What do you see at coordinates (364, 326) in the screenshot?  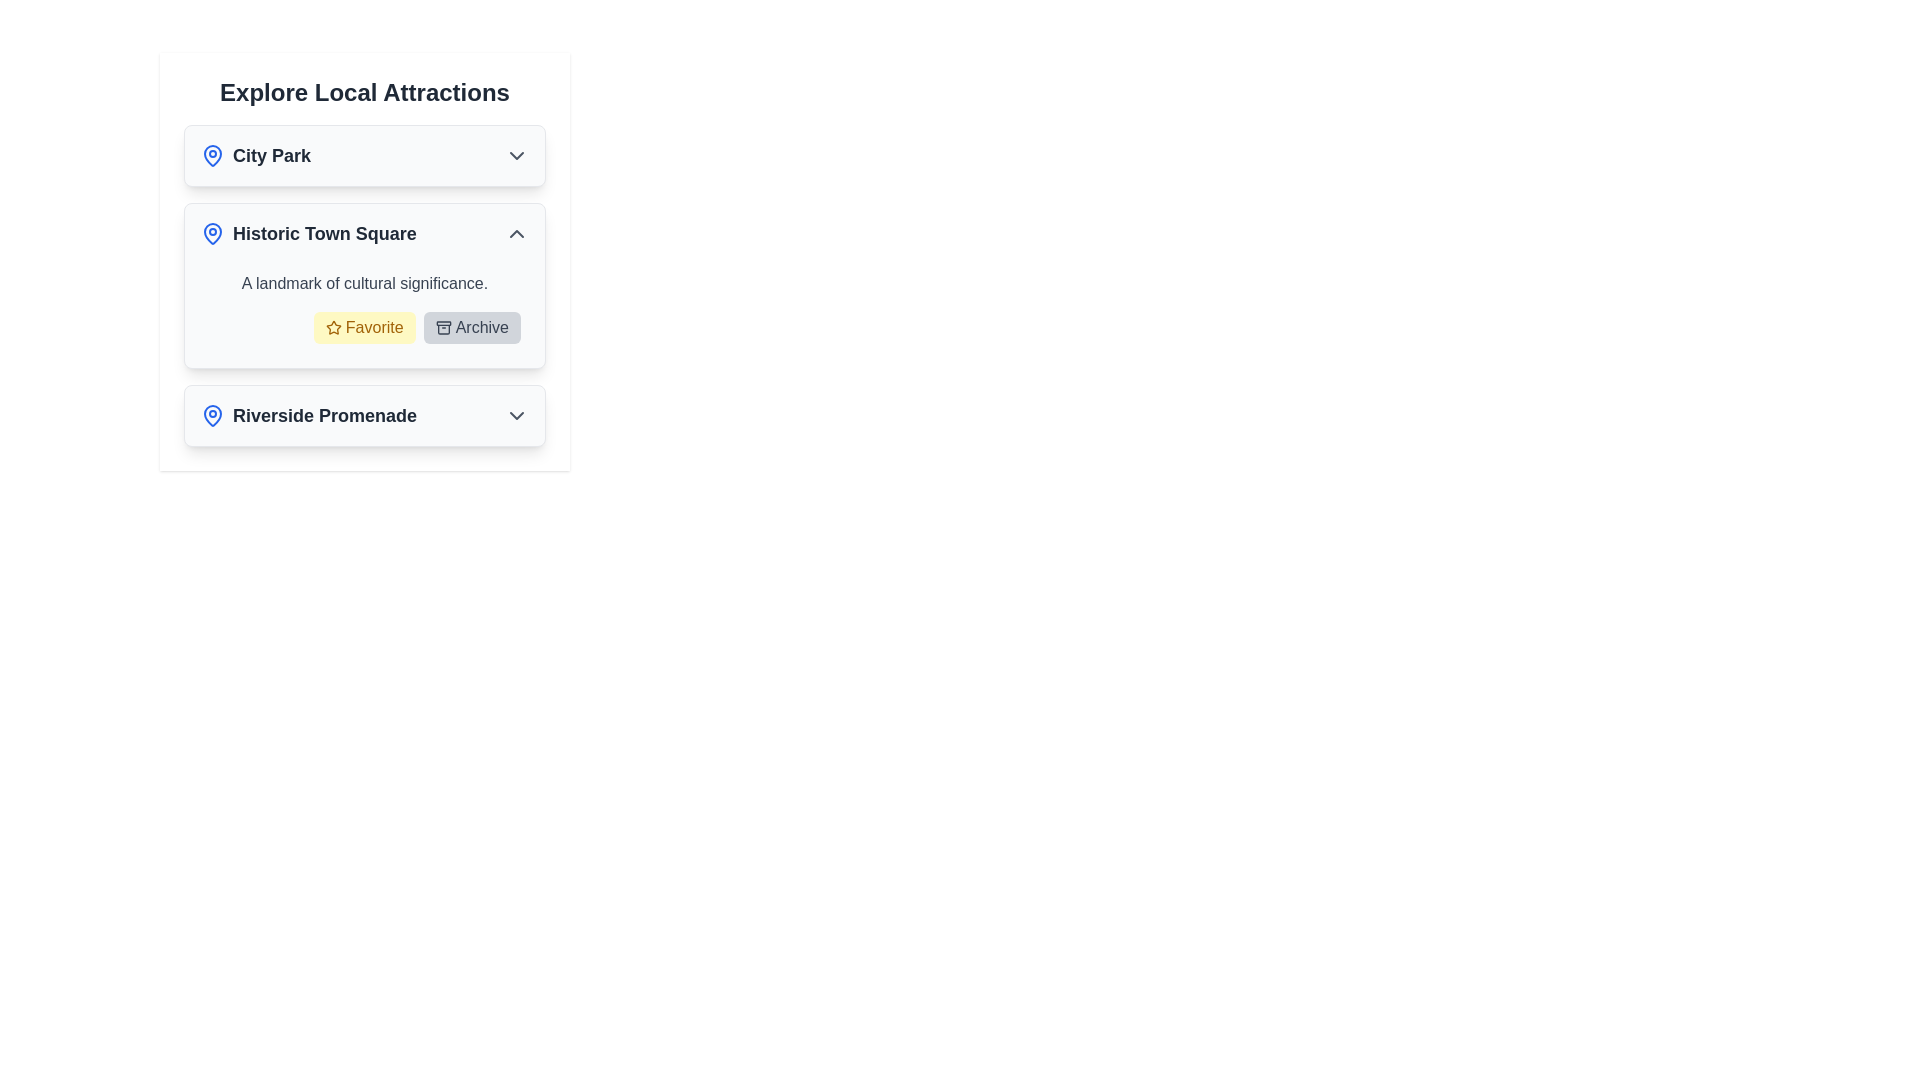 I see `the 'Favorite' button, which has a light yellow background and a star icon, located in the bottom-right corner of the 'Historic Town Square' card` at bounding box center [364, 326].